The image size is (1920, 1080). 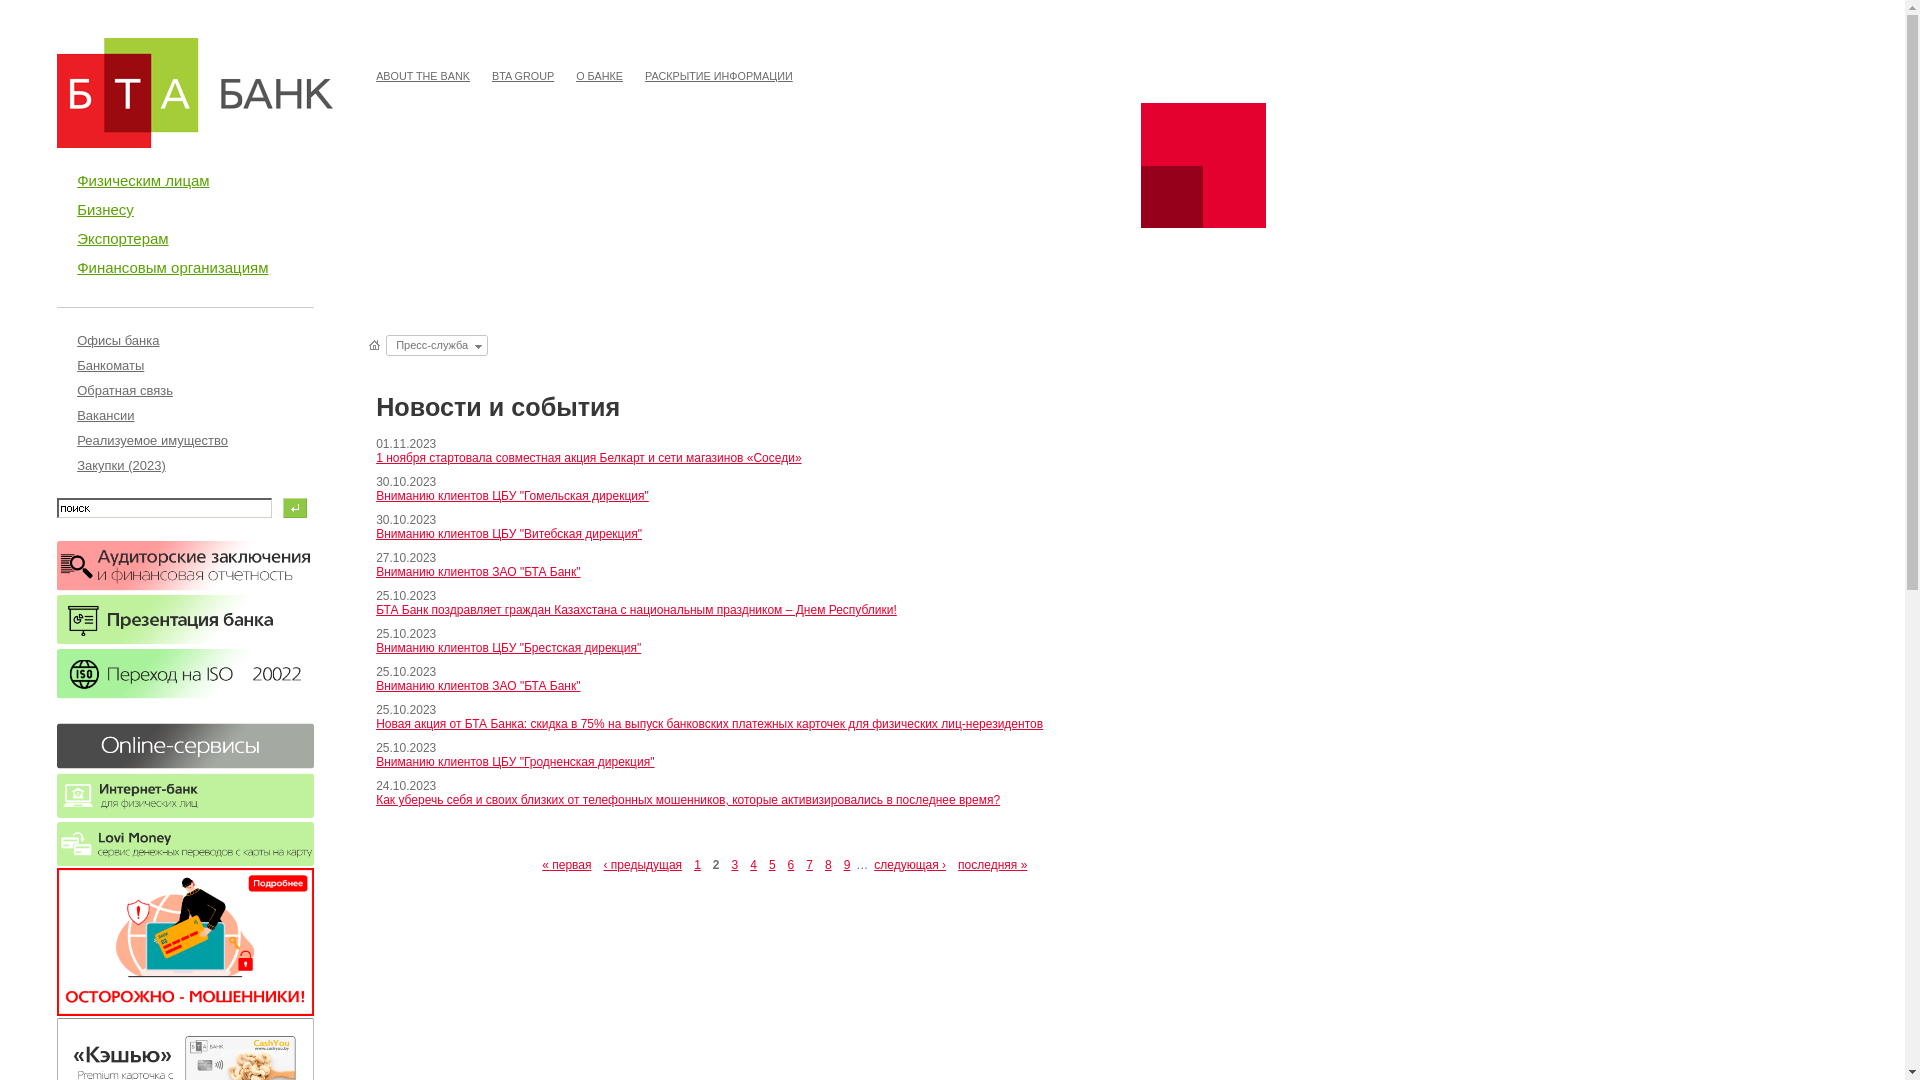 I want to click on '3', so click(x=734, y=863).